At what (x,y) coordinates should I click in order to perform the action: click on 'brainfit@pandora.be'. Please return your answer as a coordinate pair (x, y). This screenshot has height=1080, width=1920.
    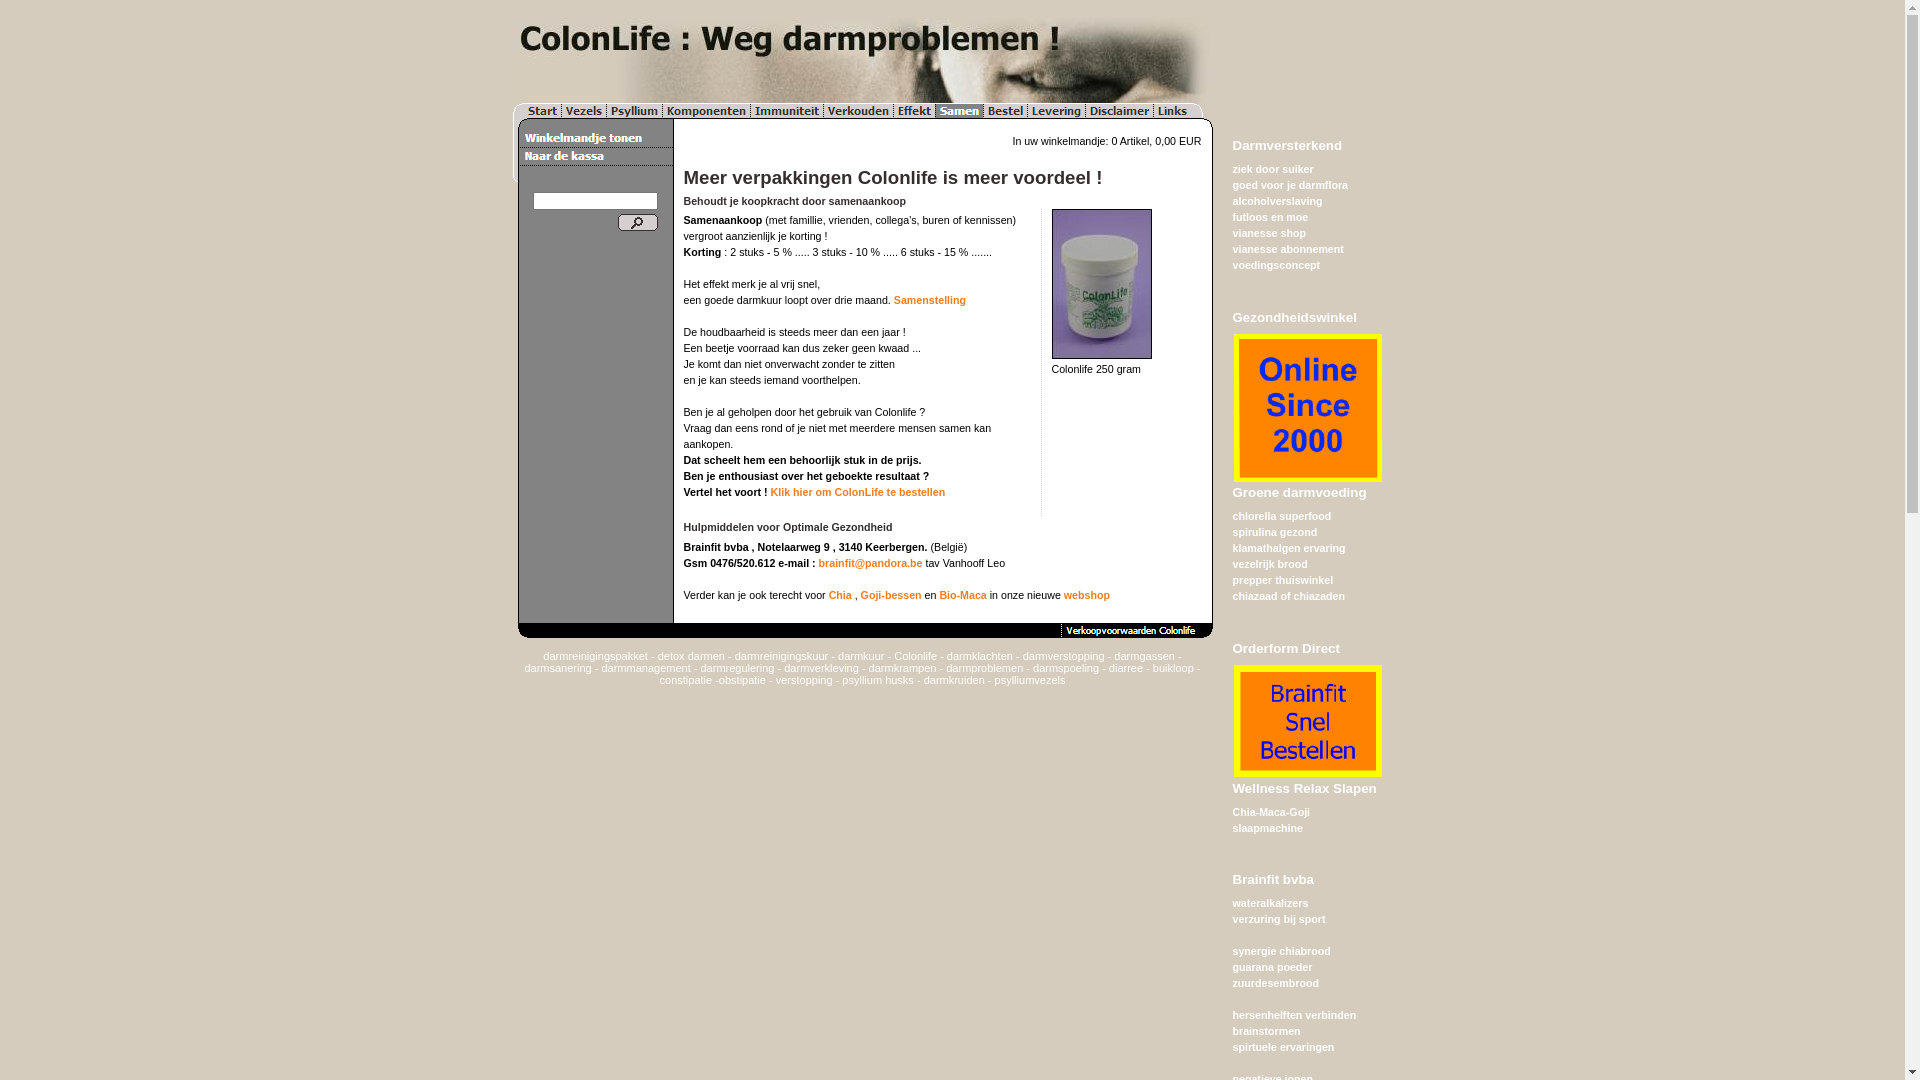
    Looking at the image, I should click on (870, 563).